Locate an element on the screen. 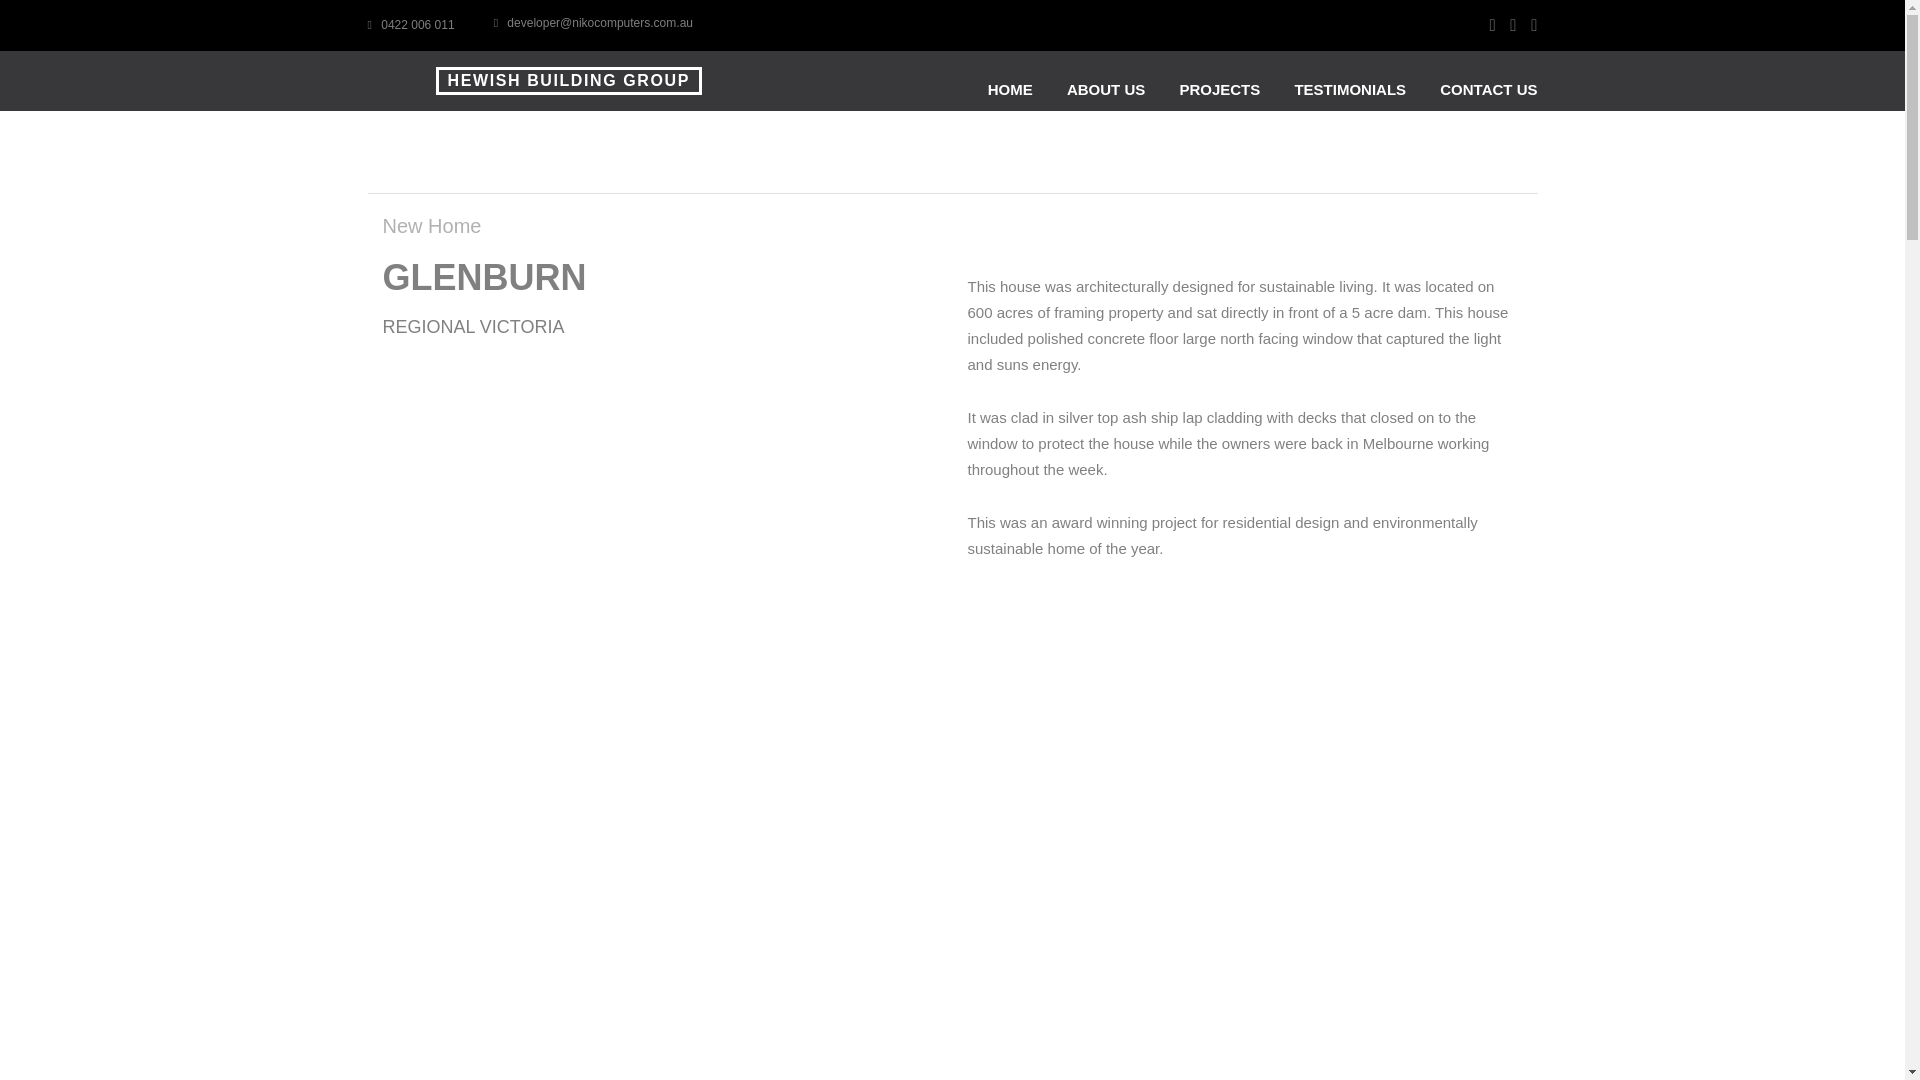 Image resolution: width=1920 pixels, height=1080 pixels. 'TESTIMONIALS' is located at coordinates (1349, 88).